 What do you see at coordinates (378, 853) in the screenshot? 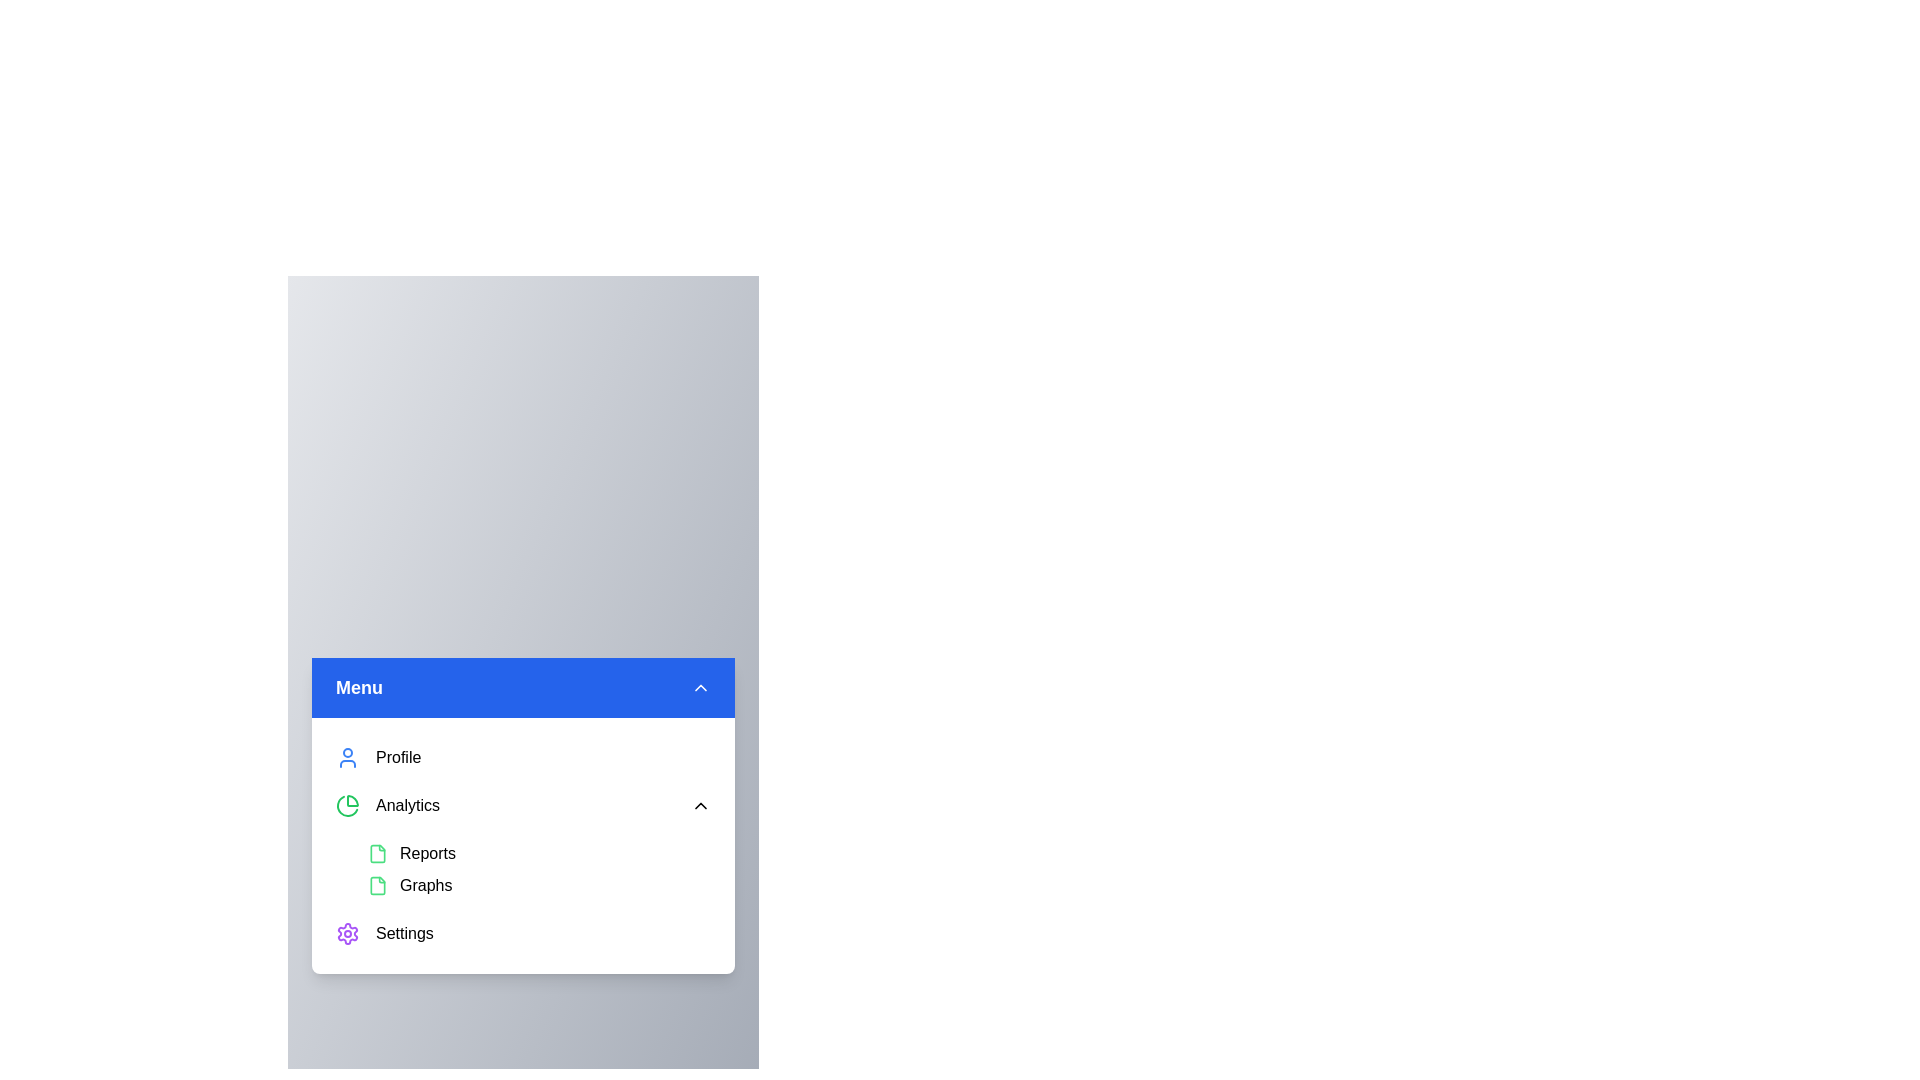
I see `the document file icon with a green outline, which is located to the left of the 'Reports' label` at bounding box center [378, 853].